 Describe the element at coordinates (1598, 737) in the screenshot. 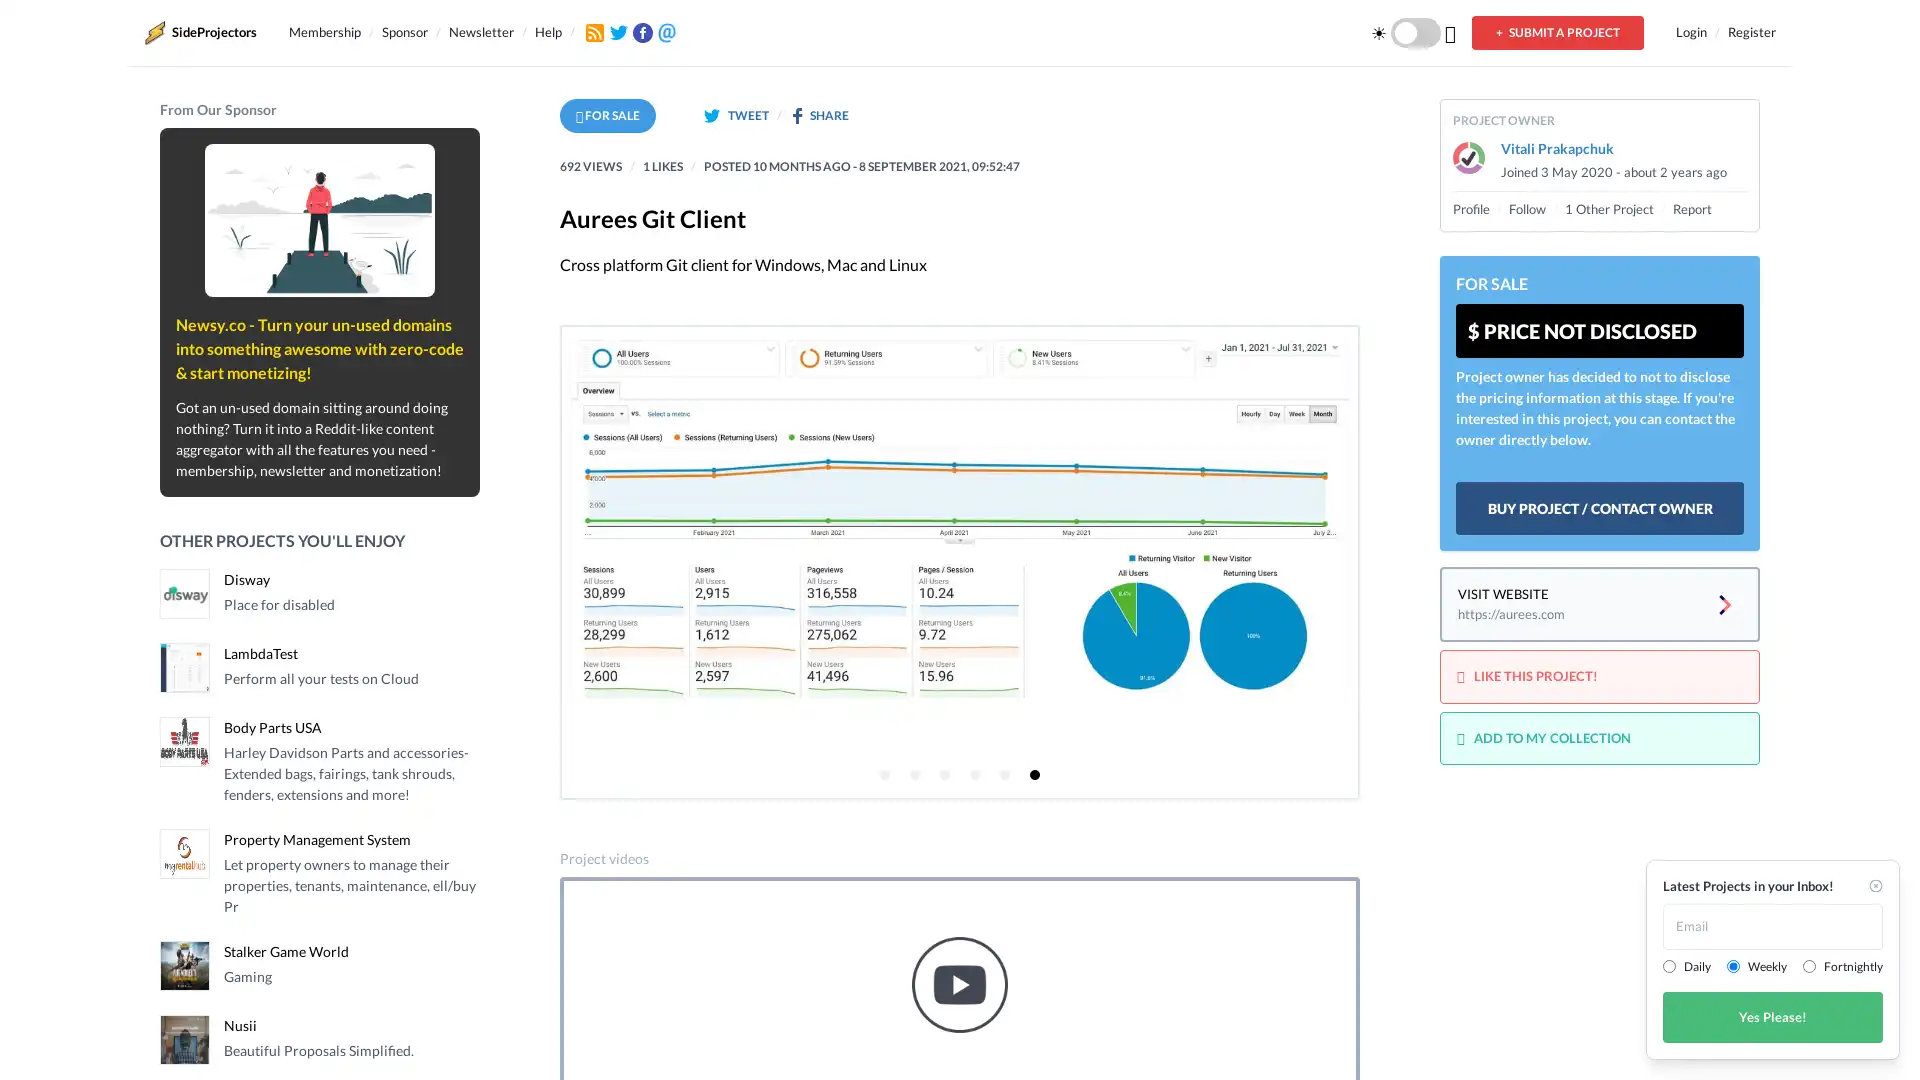

I see `ADD TO MY COLLECTION` at that location.